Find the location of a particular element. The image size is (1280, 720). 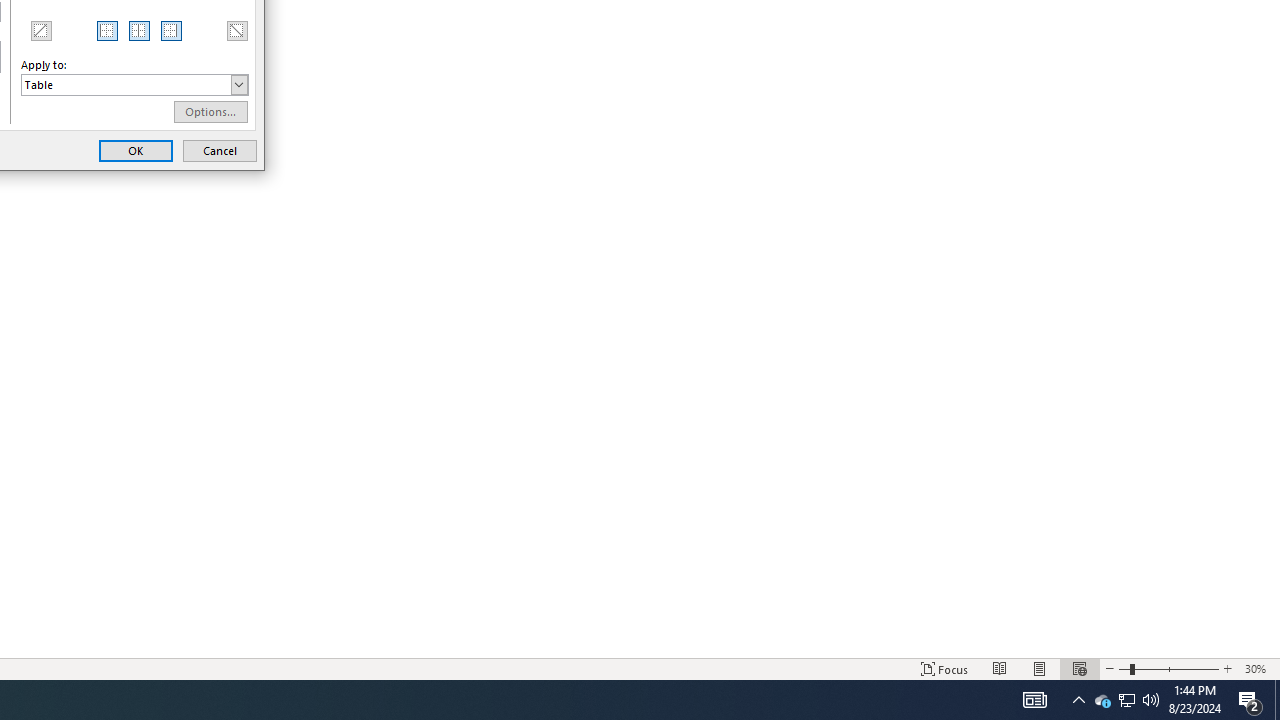

'MSO Generic Control Container' is located at coordinates (106, 30).